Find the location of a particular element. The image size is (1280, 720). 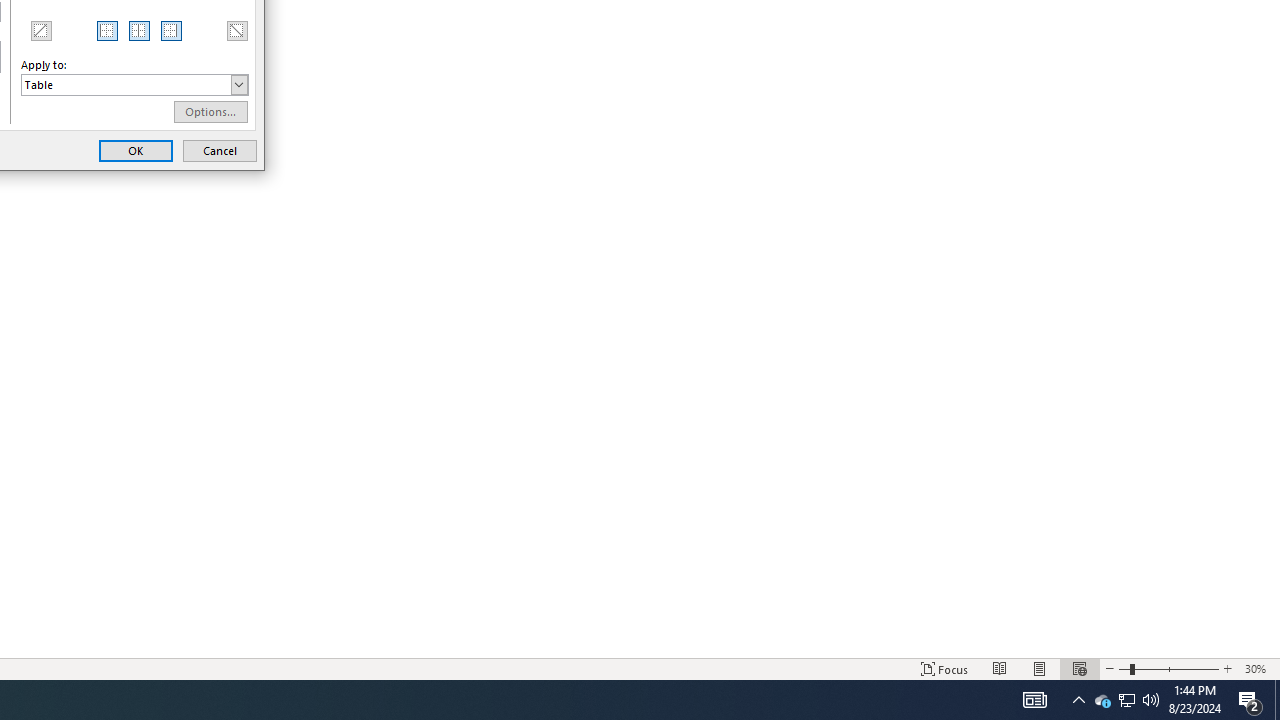

'MSO Generic Control Container' is located at coordinates (106, 30).